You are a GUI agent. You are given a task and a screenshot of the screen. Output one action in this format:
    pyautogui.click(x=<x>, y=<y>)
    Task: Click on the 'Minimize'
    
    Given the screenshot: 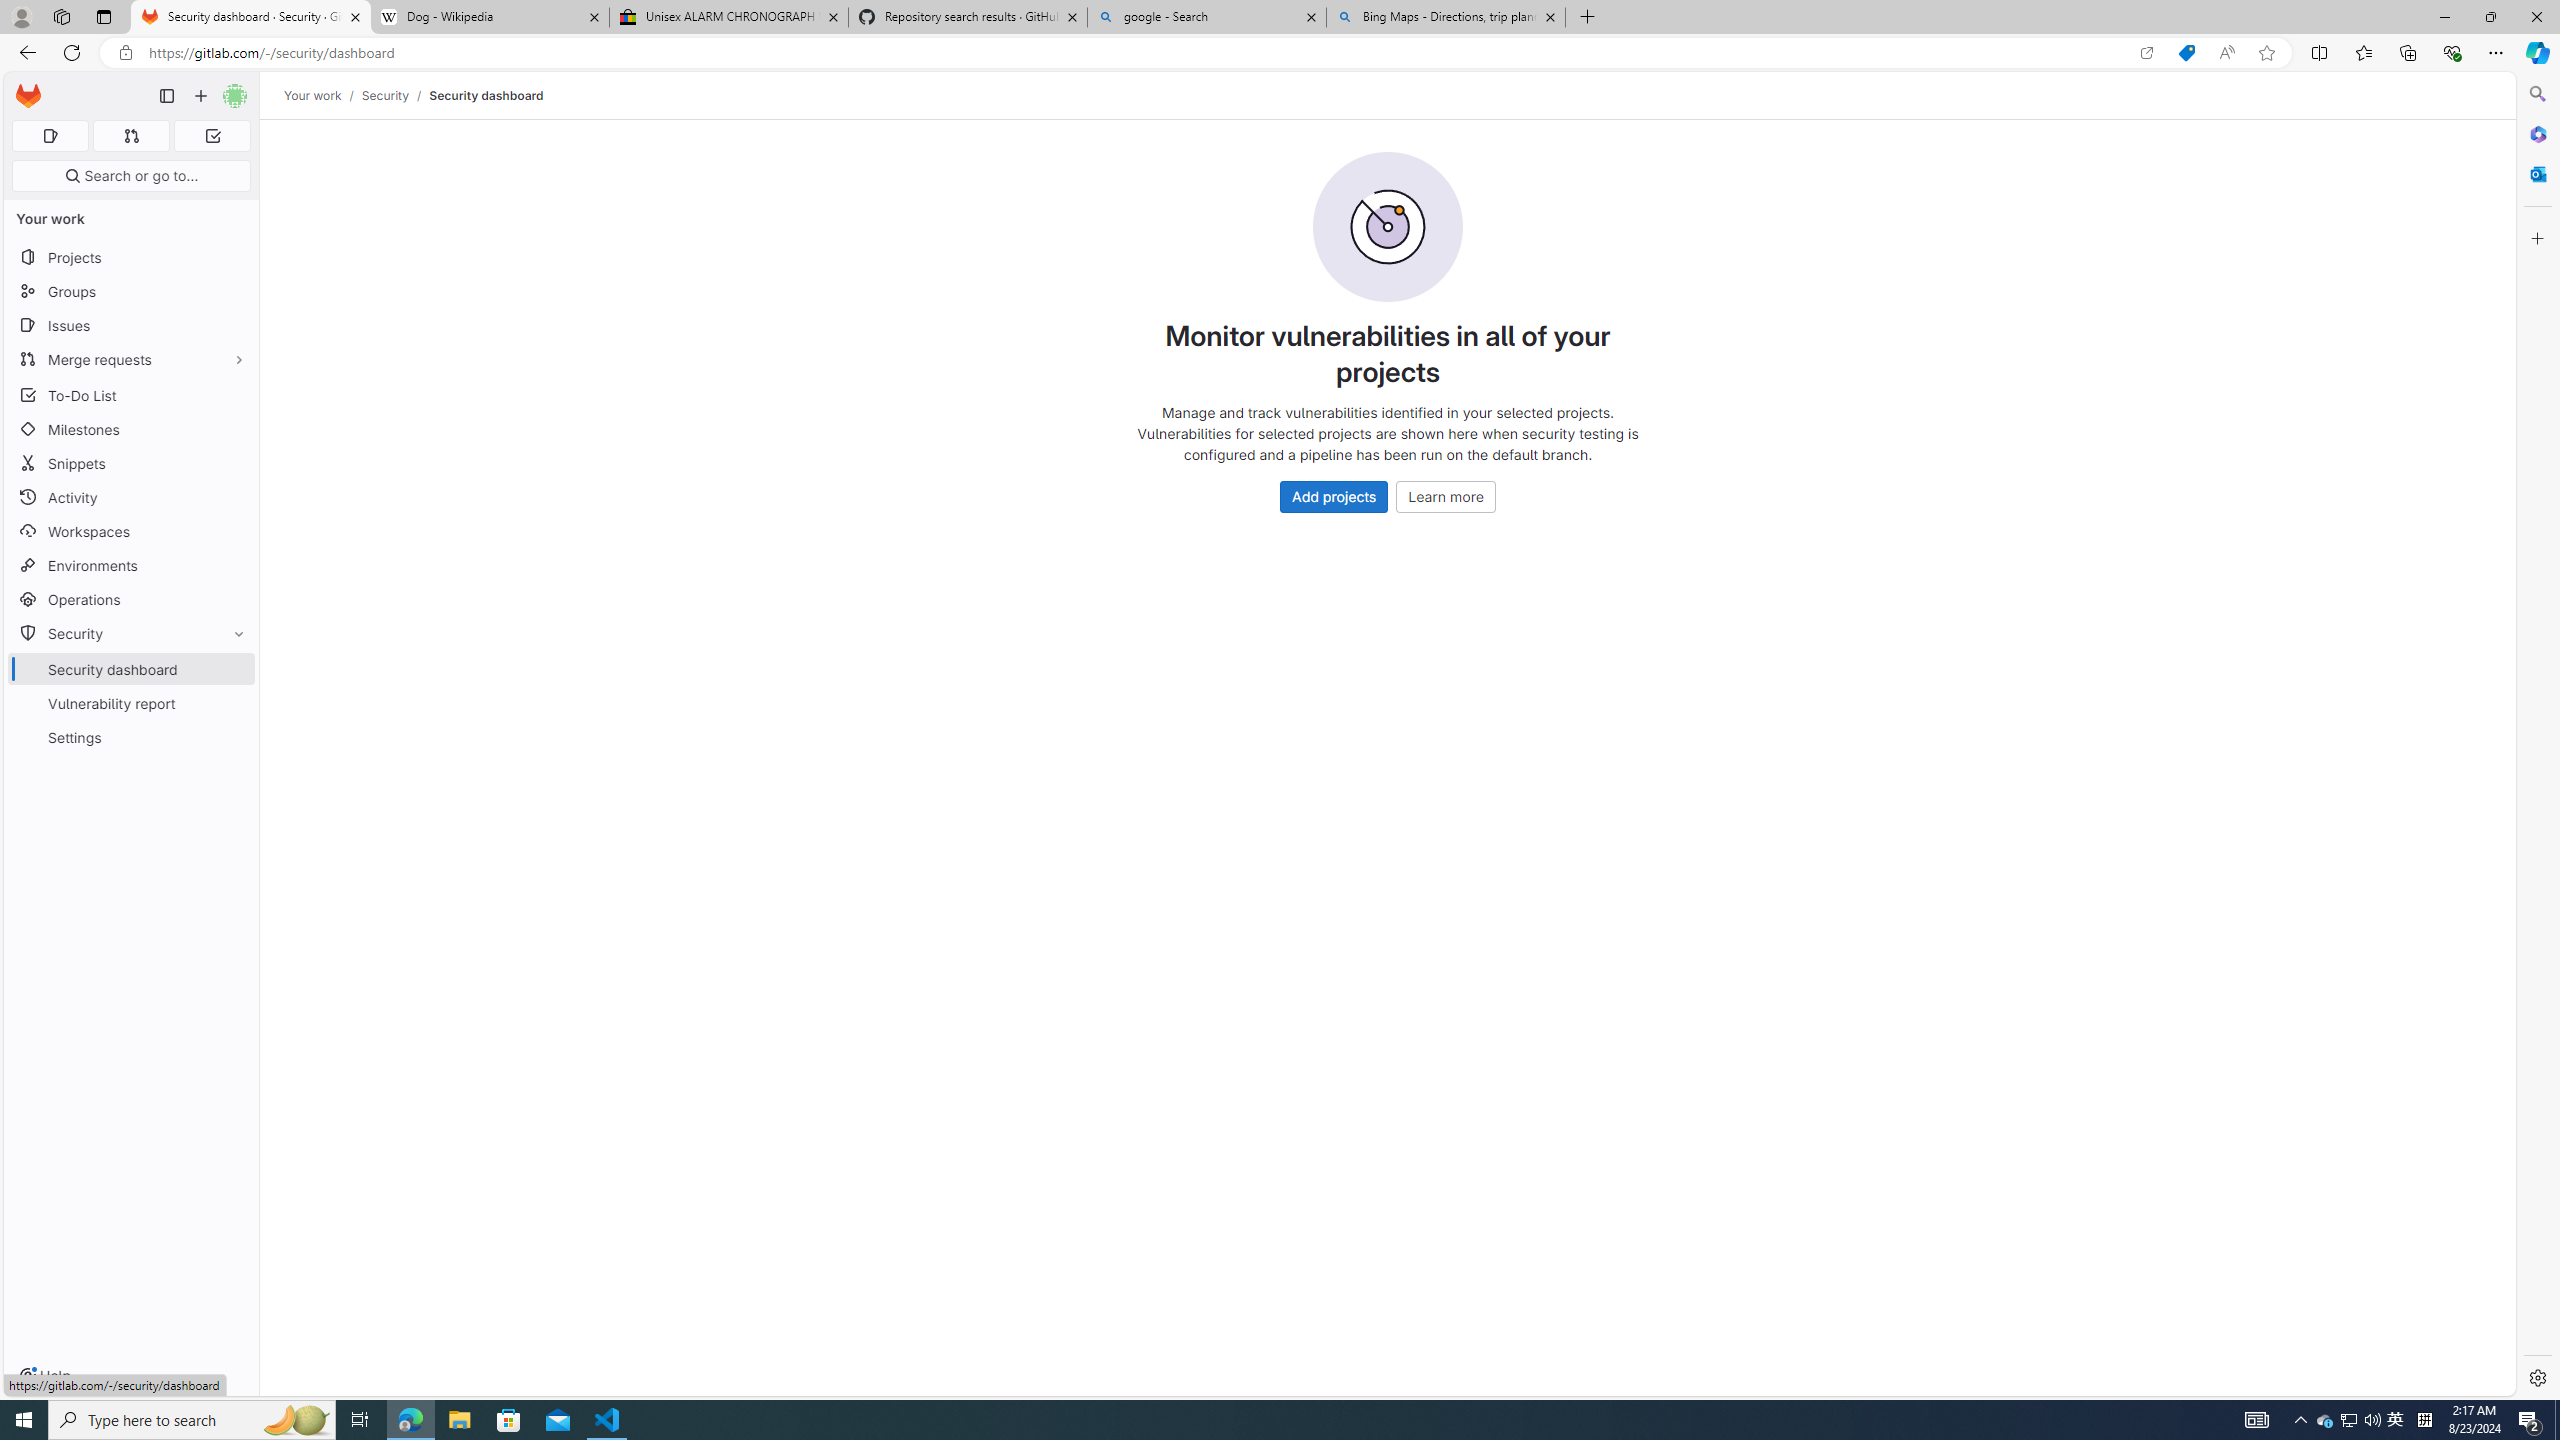 What is the action you would take?
    pyautogui.click(x=2443, y=16)
    